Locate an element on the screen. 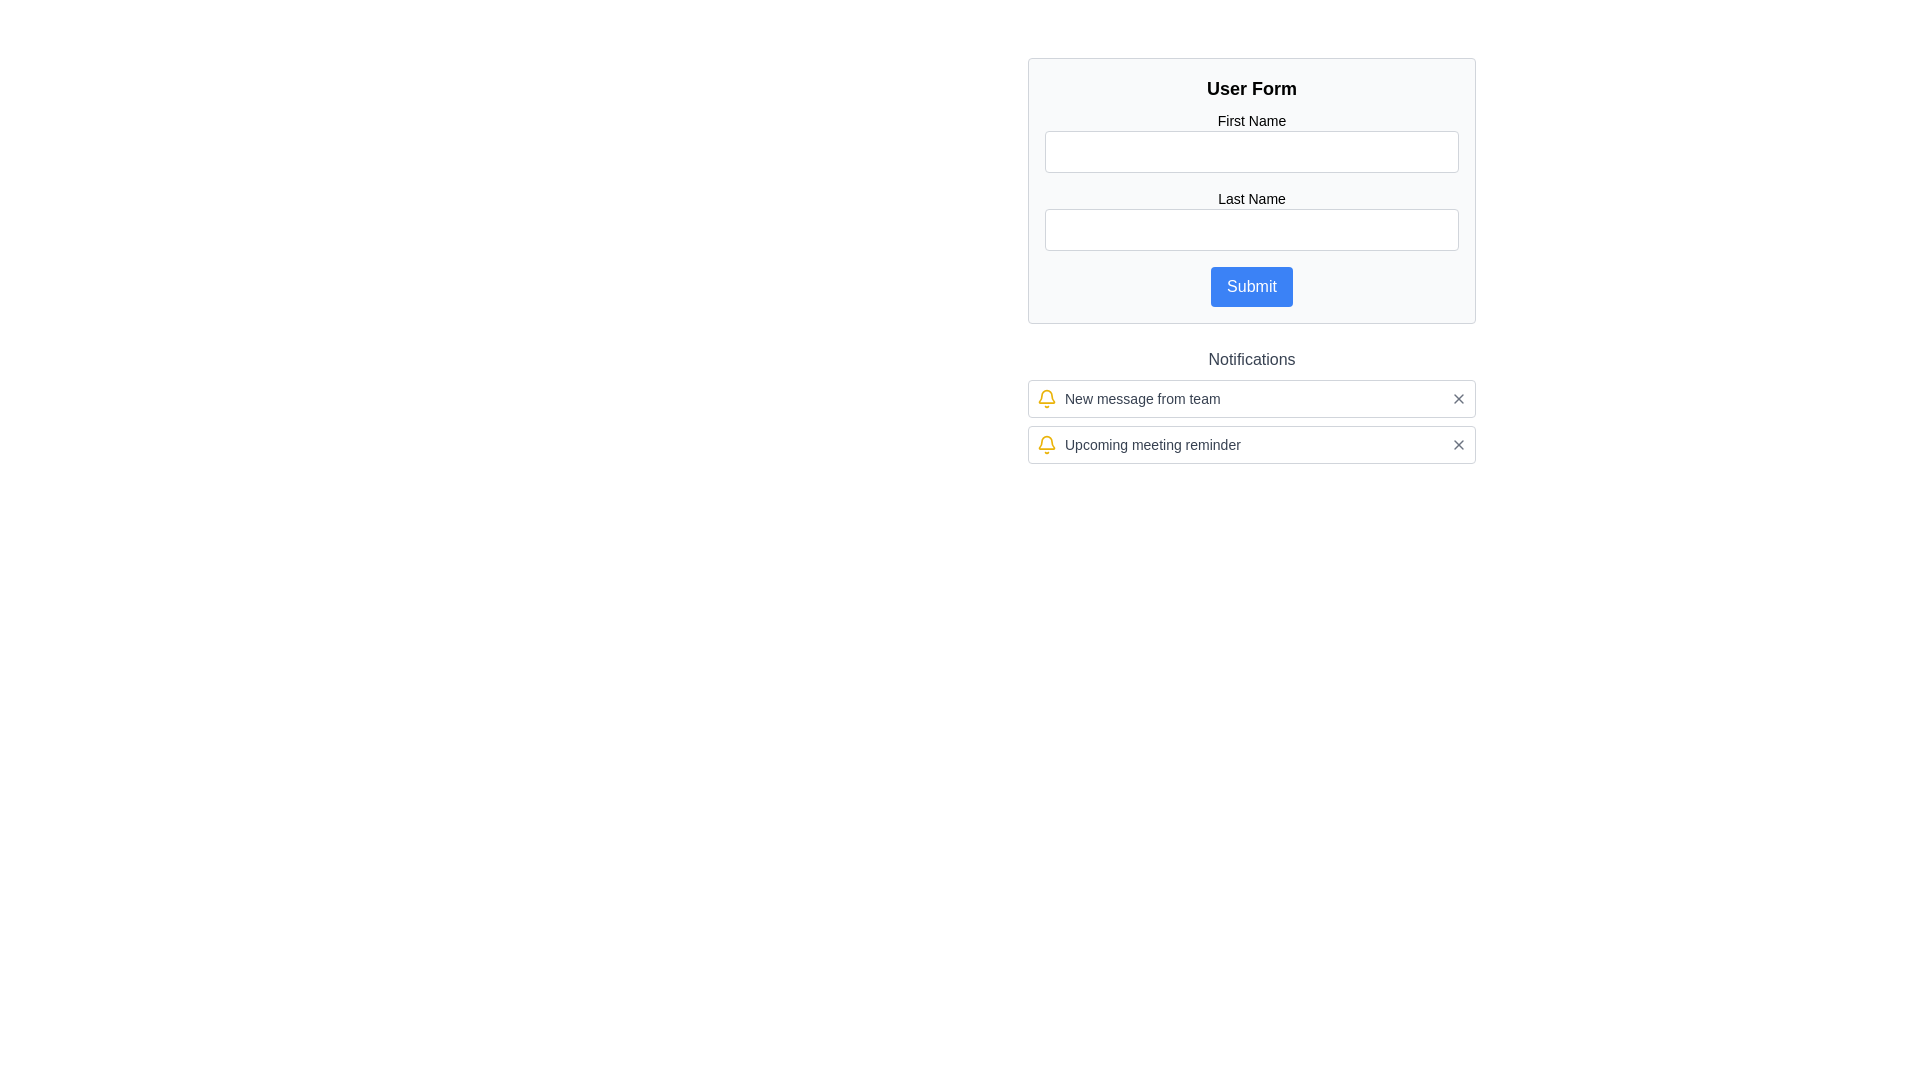  the yellow bell icon located to the left of the 'Upcoming meeting reminder' notification item is located at coordinates (1045, 443).